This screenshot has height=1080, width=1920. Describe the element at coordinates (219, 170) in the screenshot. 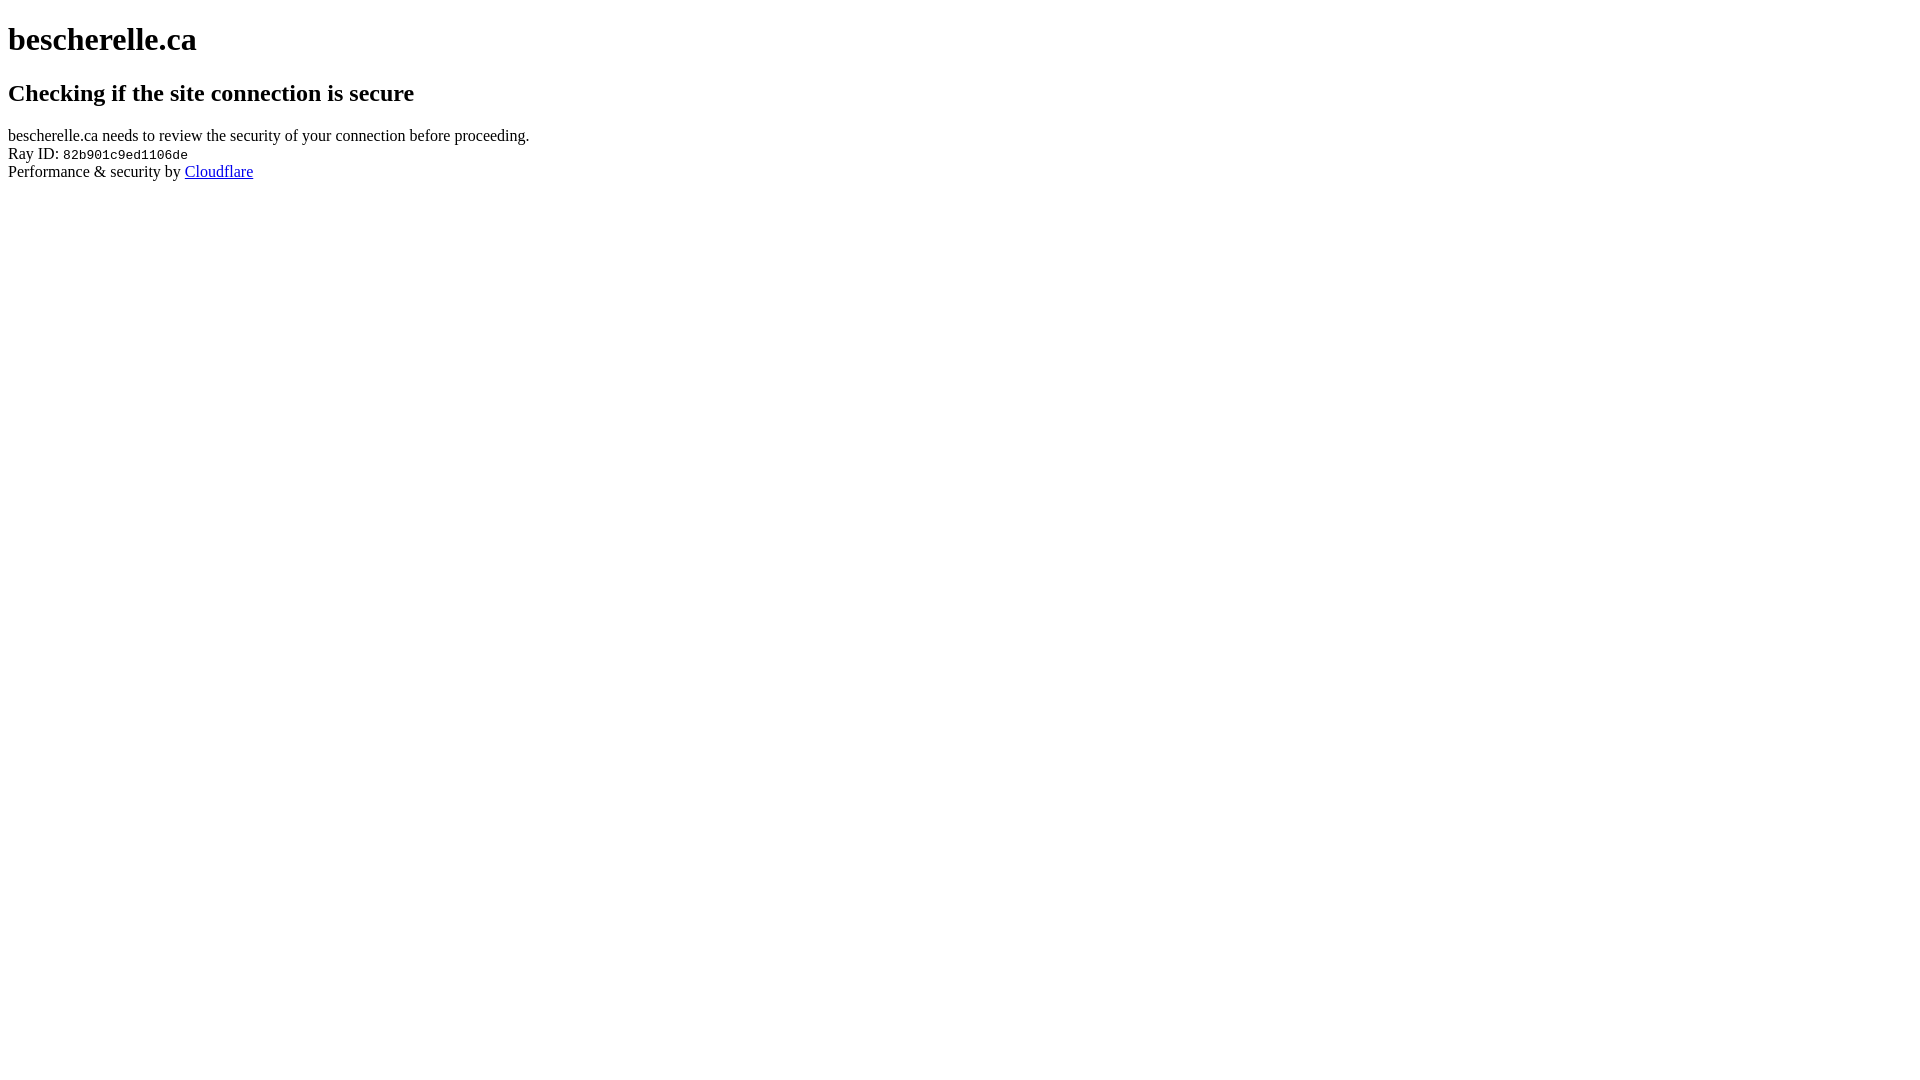

I see `'Cloudflare'` at that location.